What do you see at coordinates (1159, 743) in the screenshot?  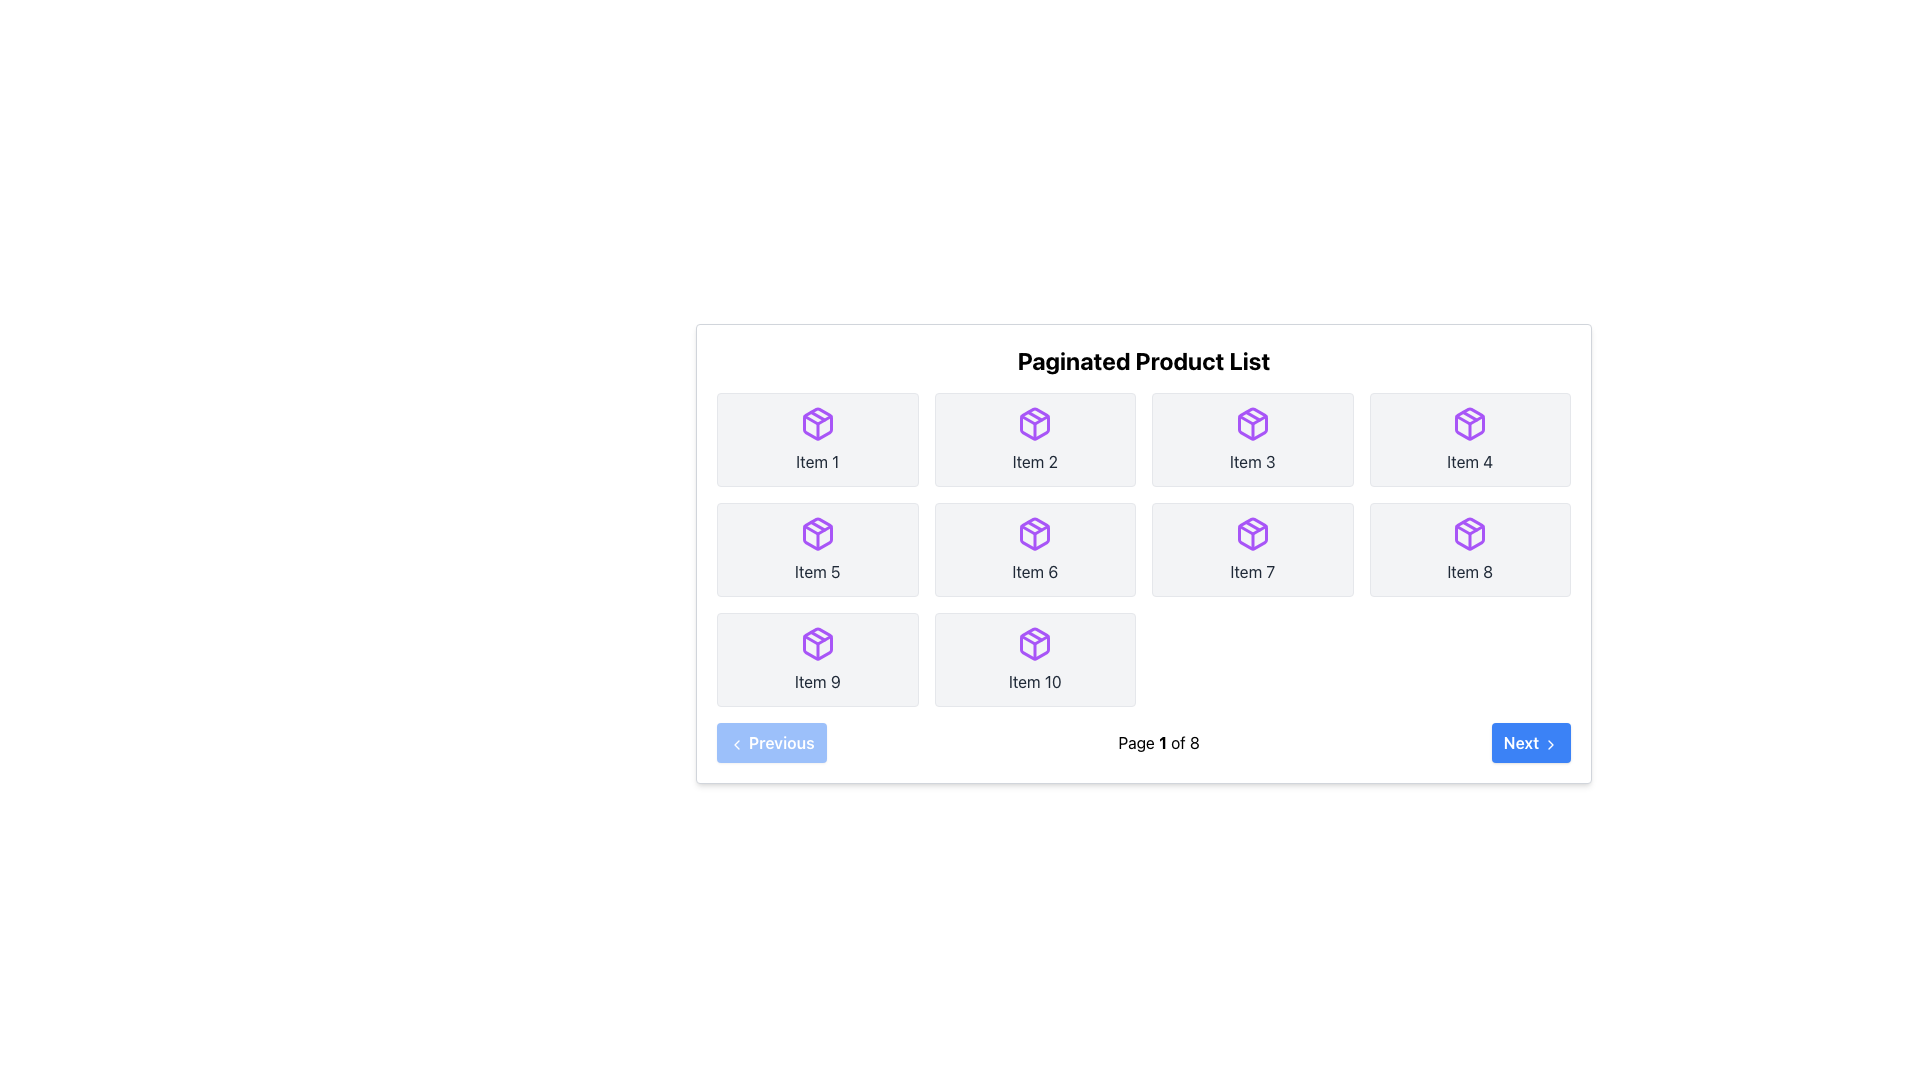 I see `the static text label displaying pagination information, which shows 'Page 1 of 8', located between the 'Previous' and 'Next' buttons` at bounding box center [1159, 743].